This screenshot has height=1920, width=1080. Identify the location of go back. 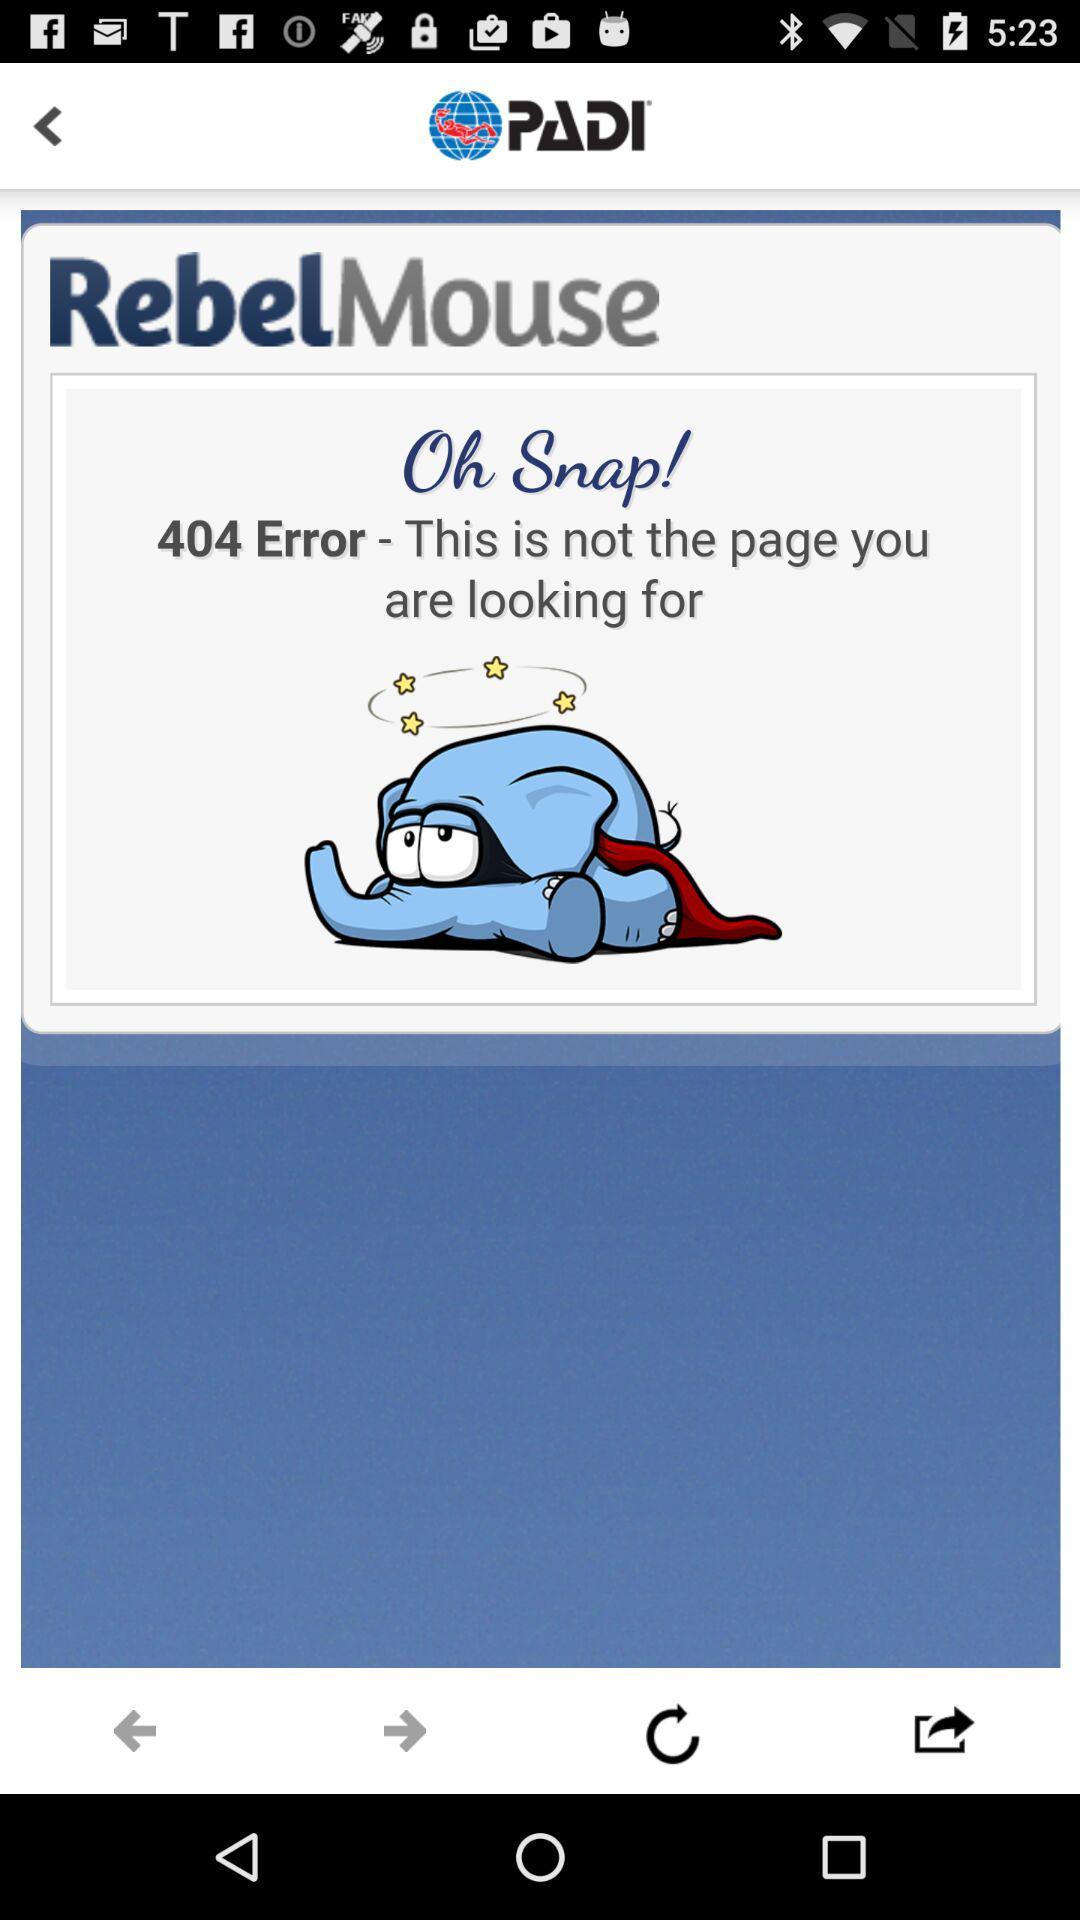
(135, 1730).